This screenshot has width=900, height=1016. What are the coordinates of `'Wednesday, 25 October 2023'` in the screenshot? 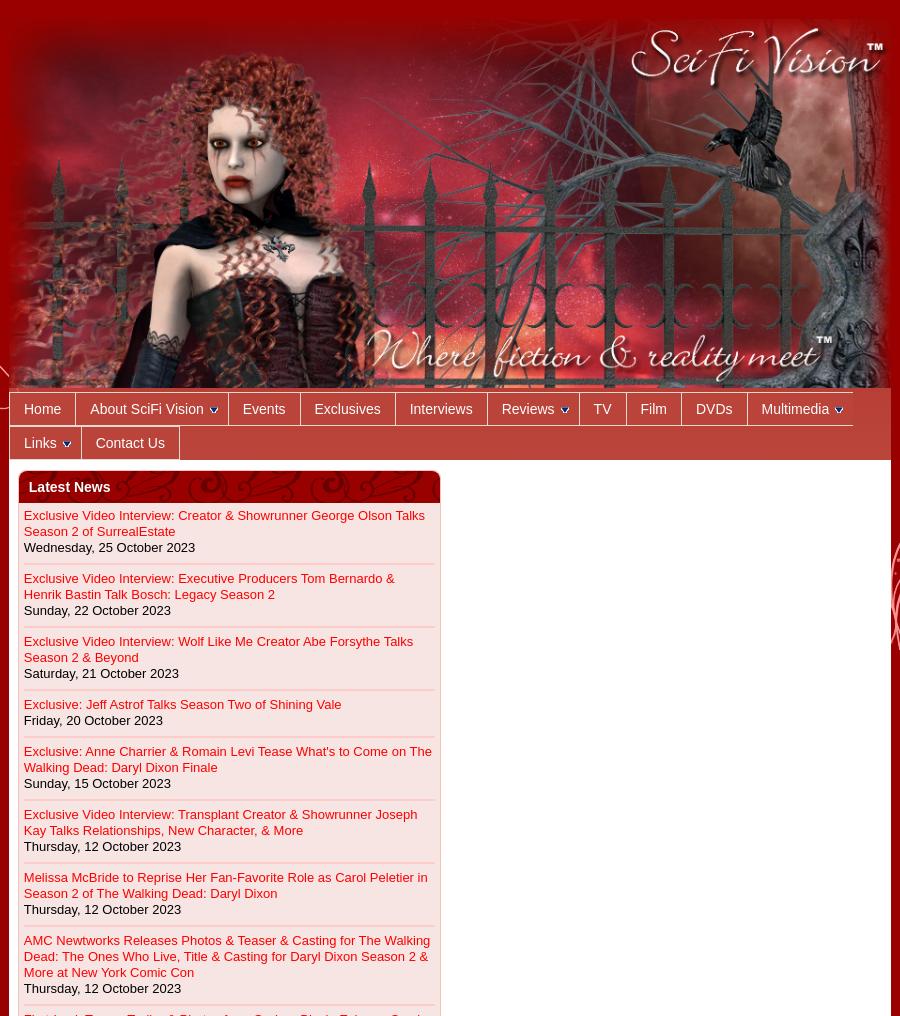 It's located at (107, 546).